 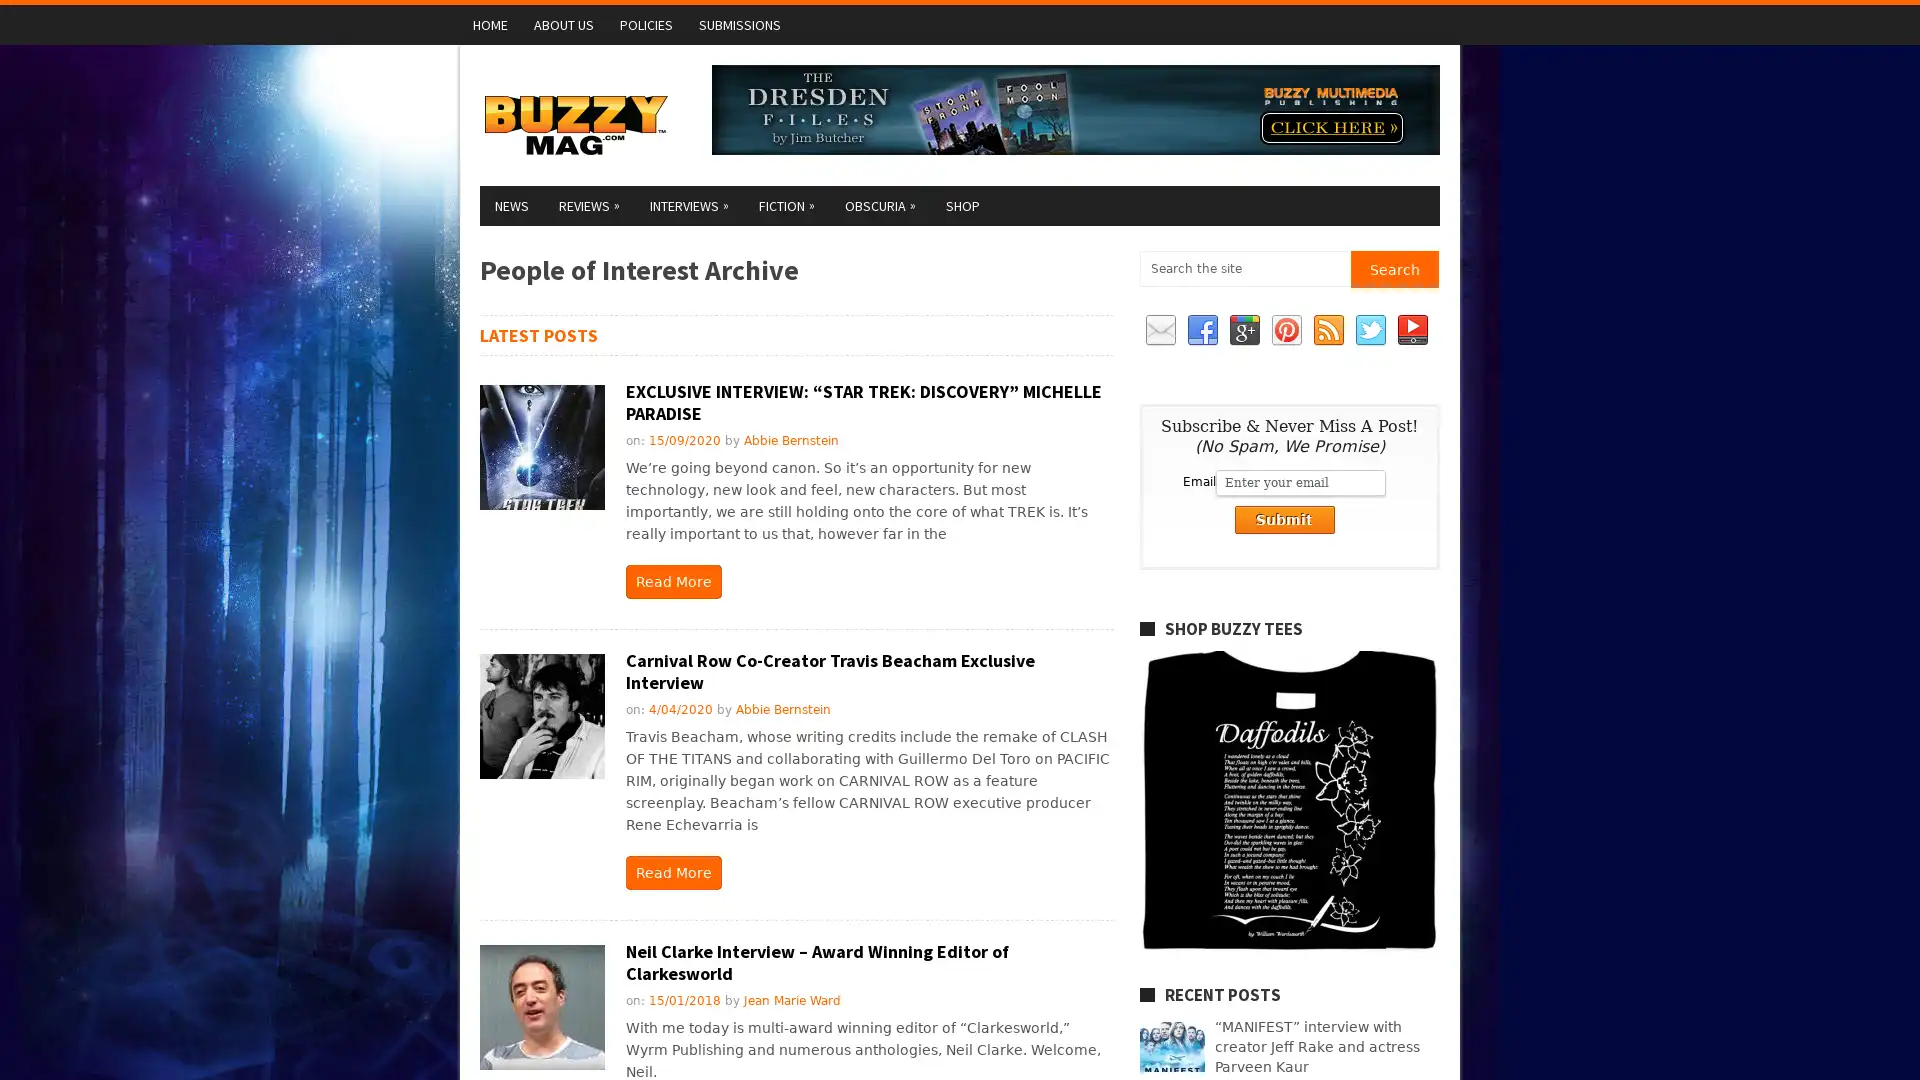 What do you see at coordinates (1283, 519) in the screenshot?
I see `Submit` at bounding box center [1283, 519].